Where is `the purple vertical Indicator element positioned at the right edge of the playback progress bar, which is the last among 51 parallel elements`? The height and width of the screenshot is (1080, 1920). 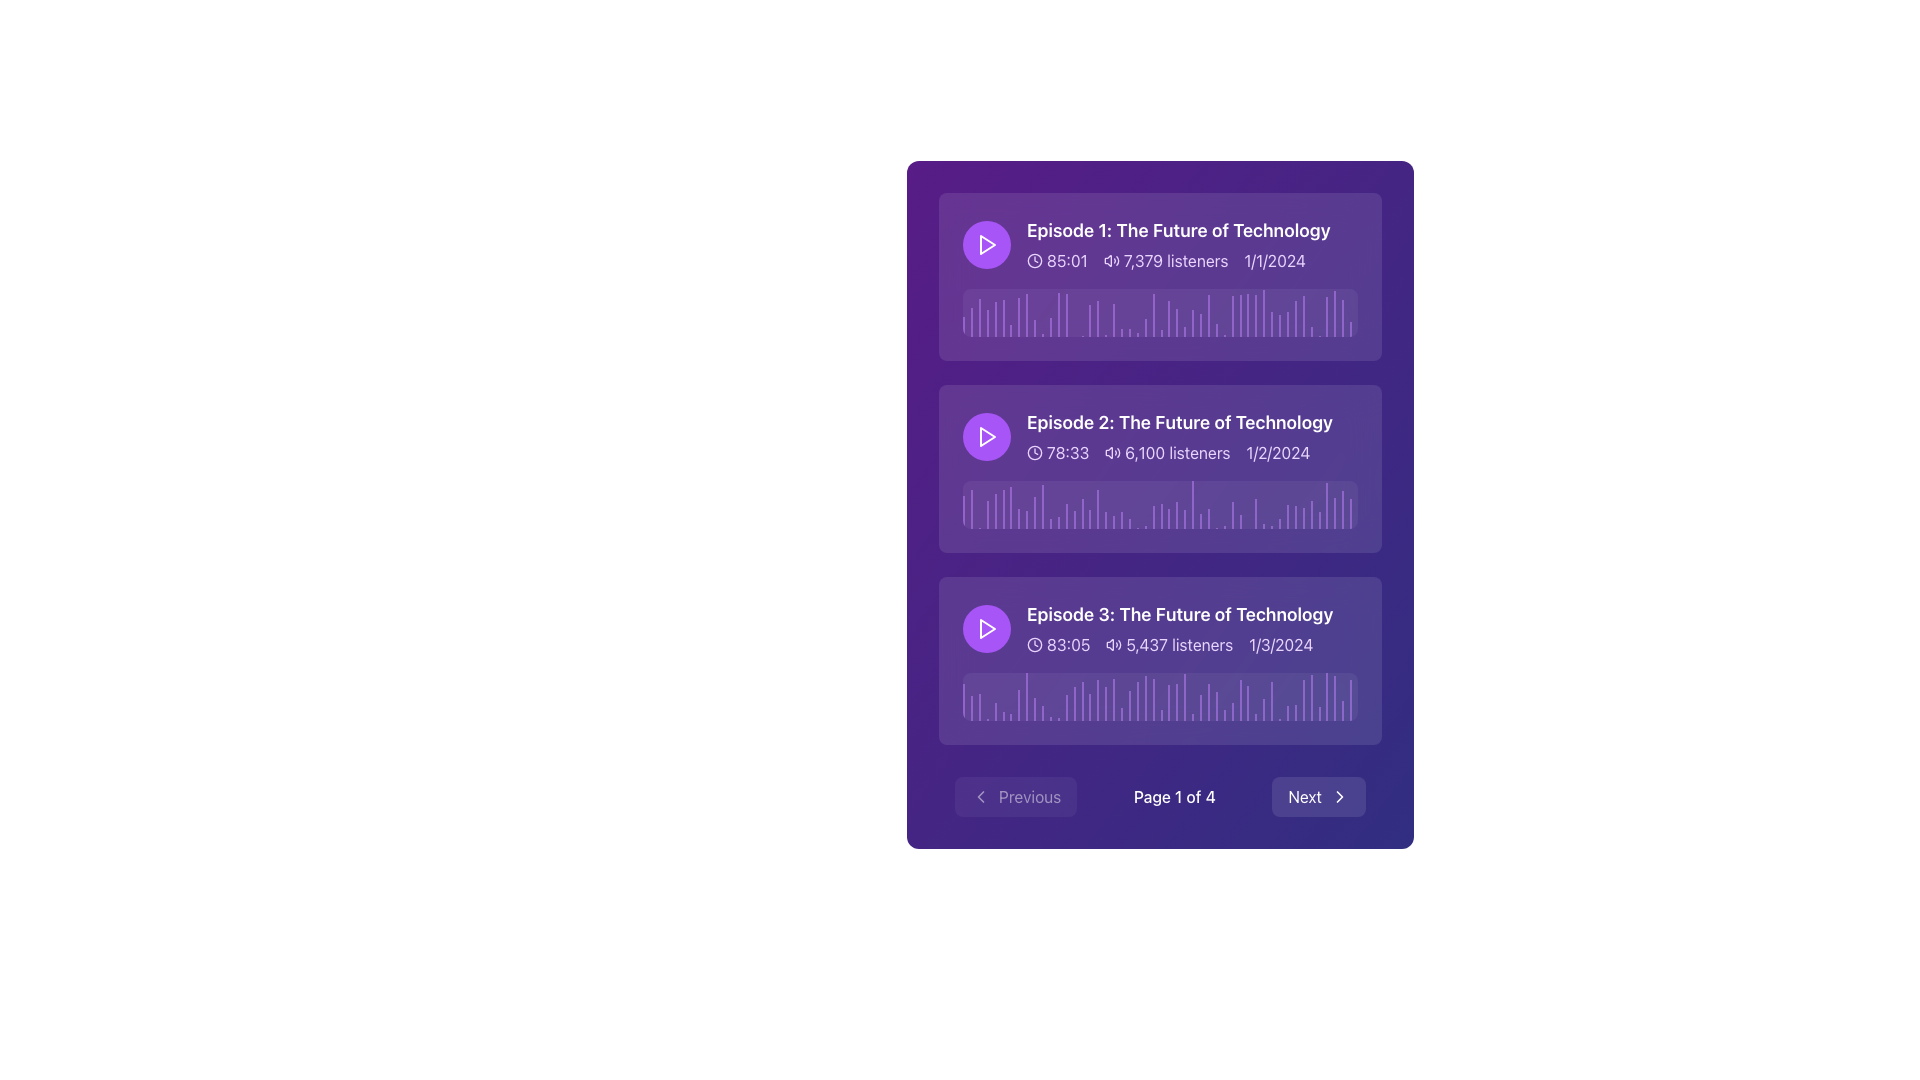 the purple vertical Indicator element positioned at the right edge of the playback progress bar, which is the last among 51 parallel elements is located at coordinates (1343, 509).